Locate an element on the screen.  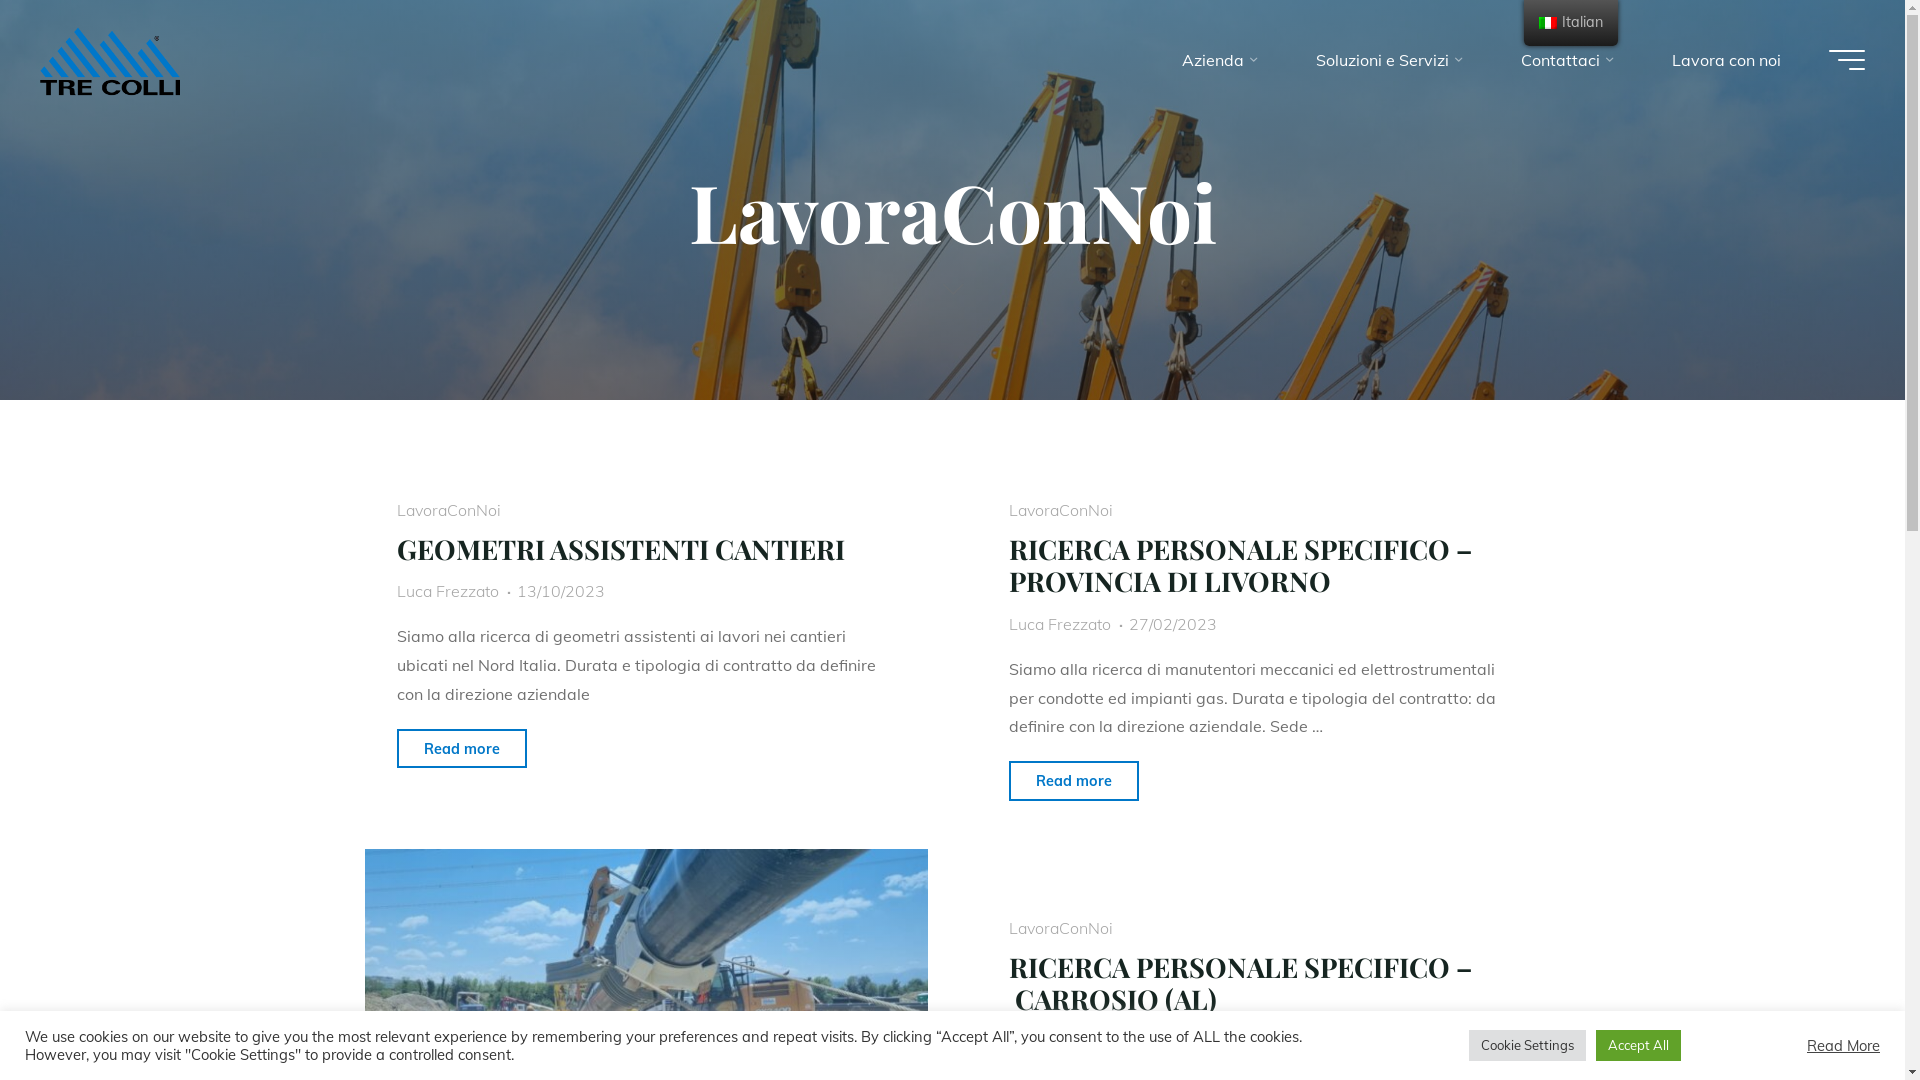
'Read more is located at coordinates (460, 748).